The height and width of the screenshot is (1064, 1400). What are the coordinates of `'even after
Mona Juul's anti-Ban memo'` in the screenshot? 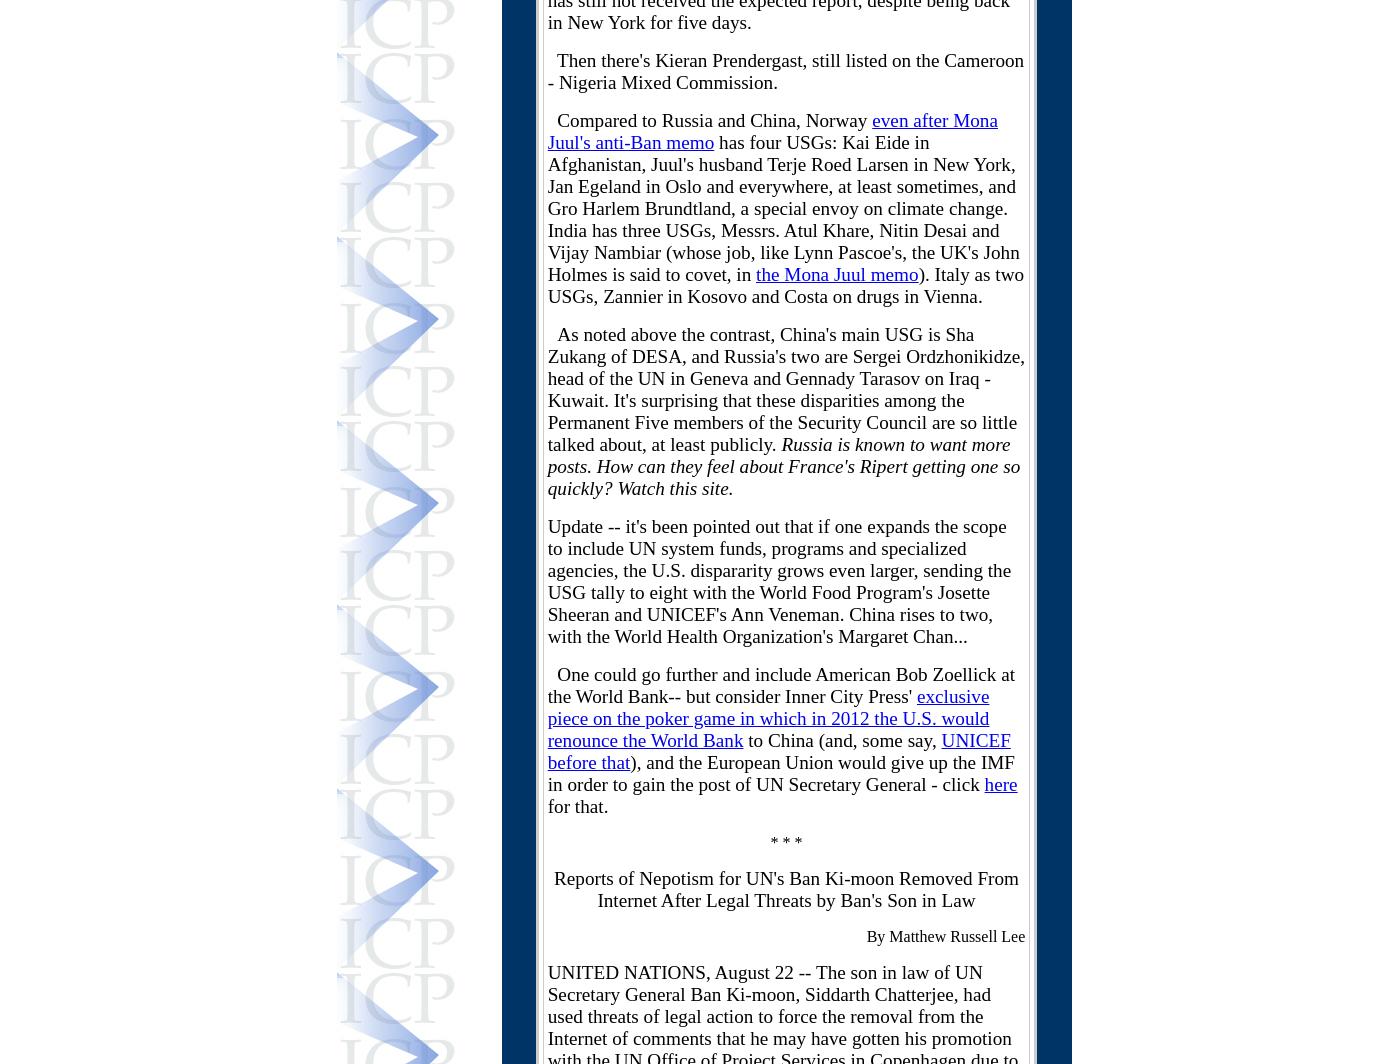 It's located at (771, 131).